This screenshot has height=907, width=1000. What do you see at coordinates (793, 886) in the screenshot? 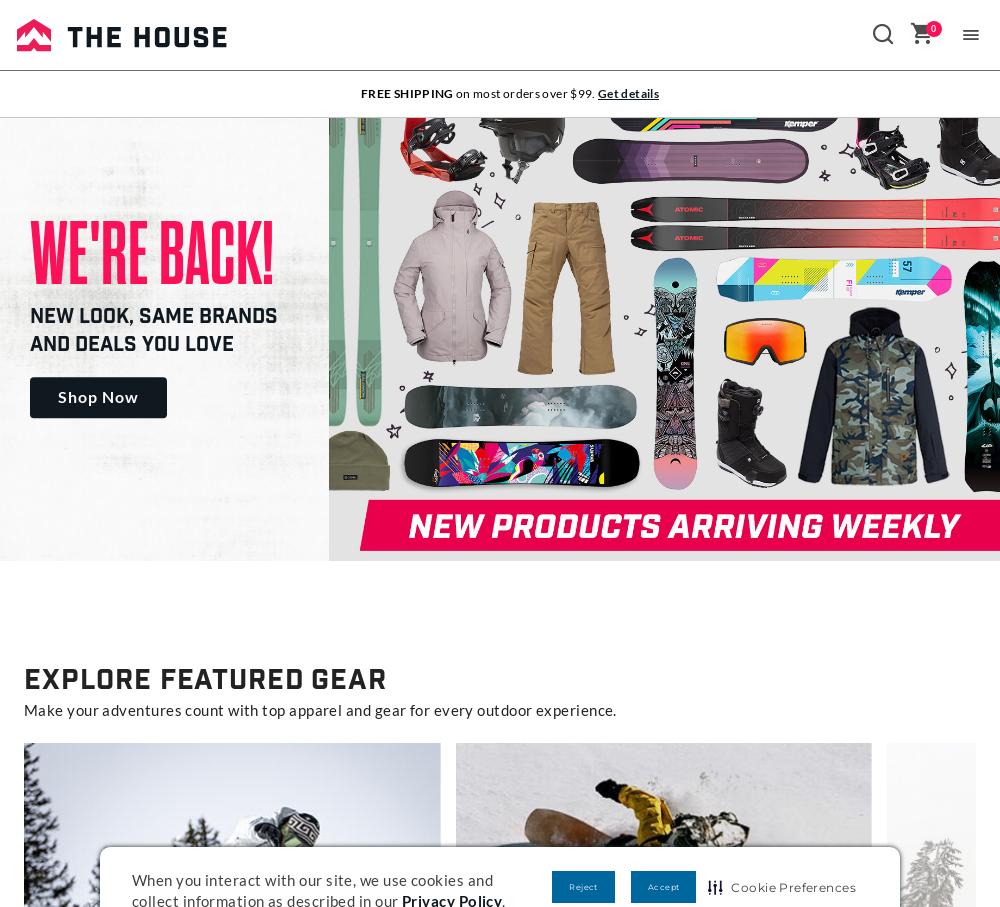
I see `'Cookie Preferences'` at bounding box center [793, 886].